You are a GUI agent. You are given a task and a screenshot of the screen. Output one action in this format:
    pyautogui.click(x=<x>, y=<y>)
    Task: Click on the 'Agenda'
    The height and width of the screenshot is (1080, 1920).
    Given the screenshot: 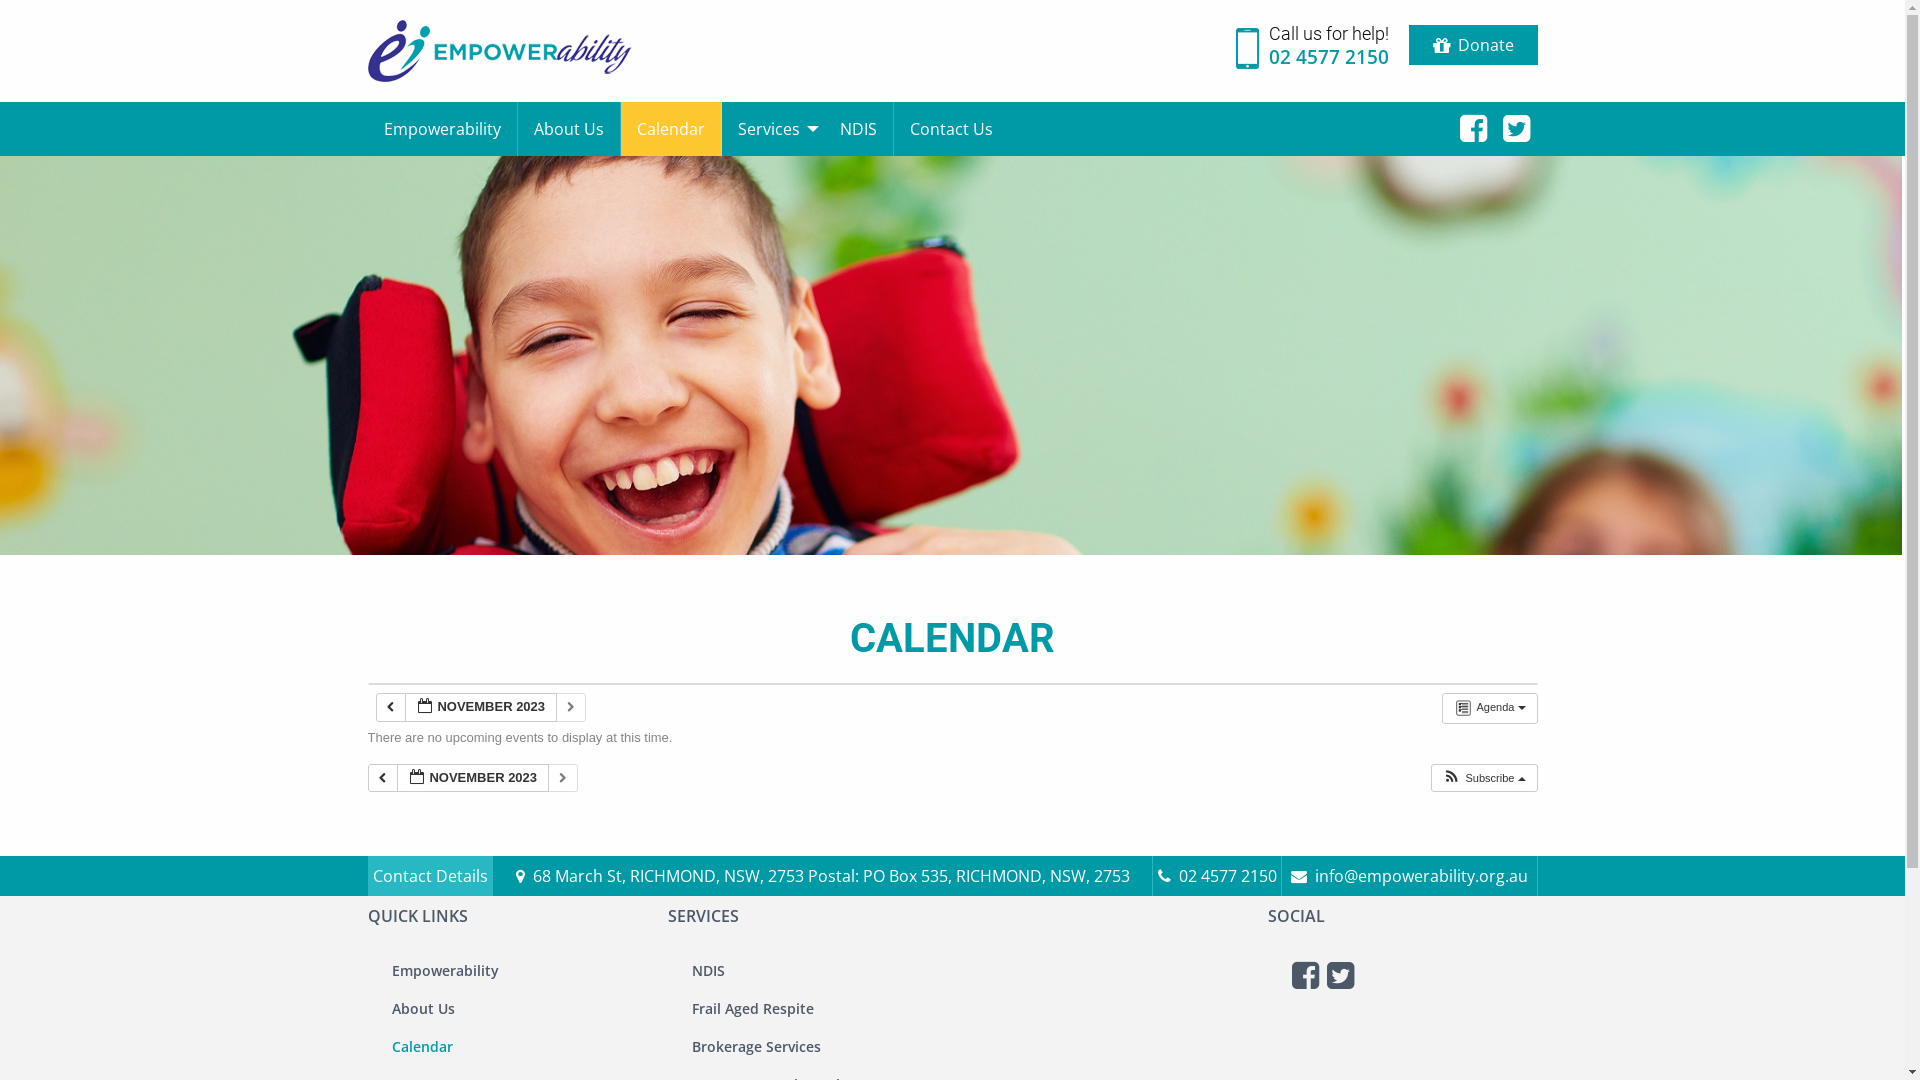 What is the action you would take?
    pyautogui.click(x=1489, y=707)
    